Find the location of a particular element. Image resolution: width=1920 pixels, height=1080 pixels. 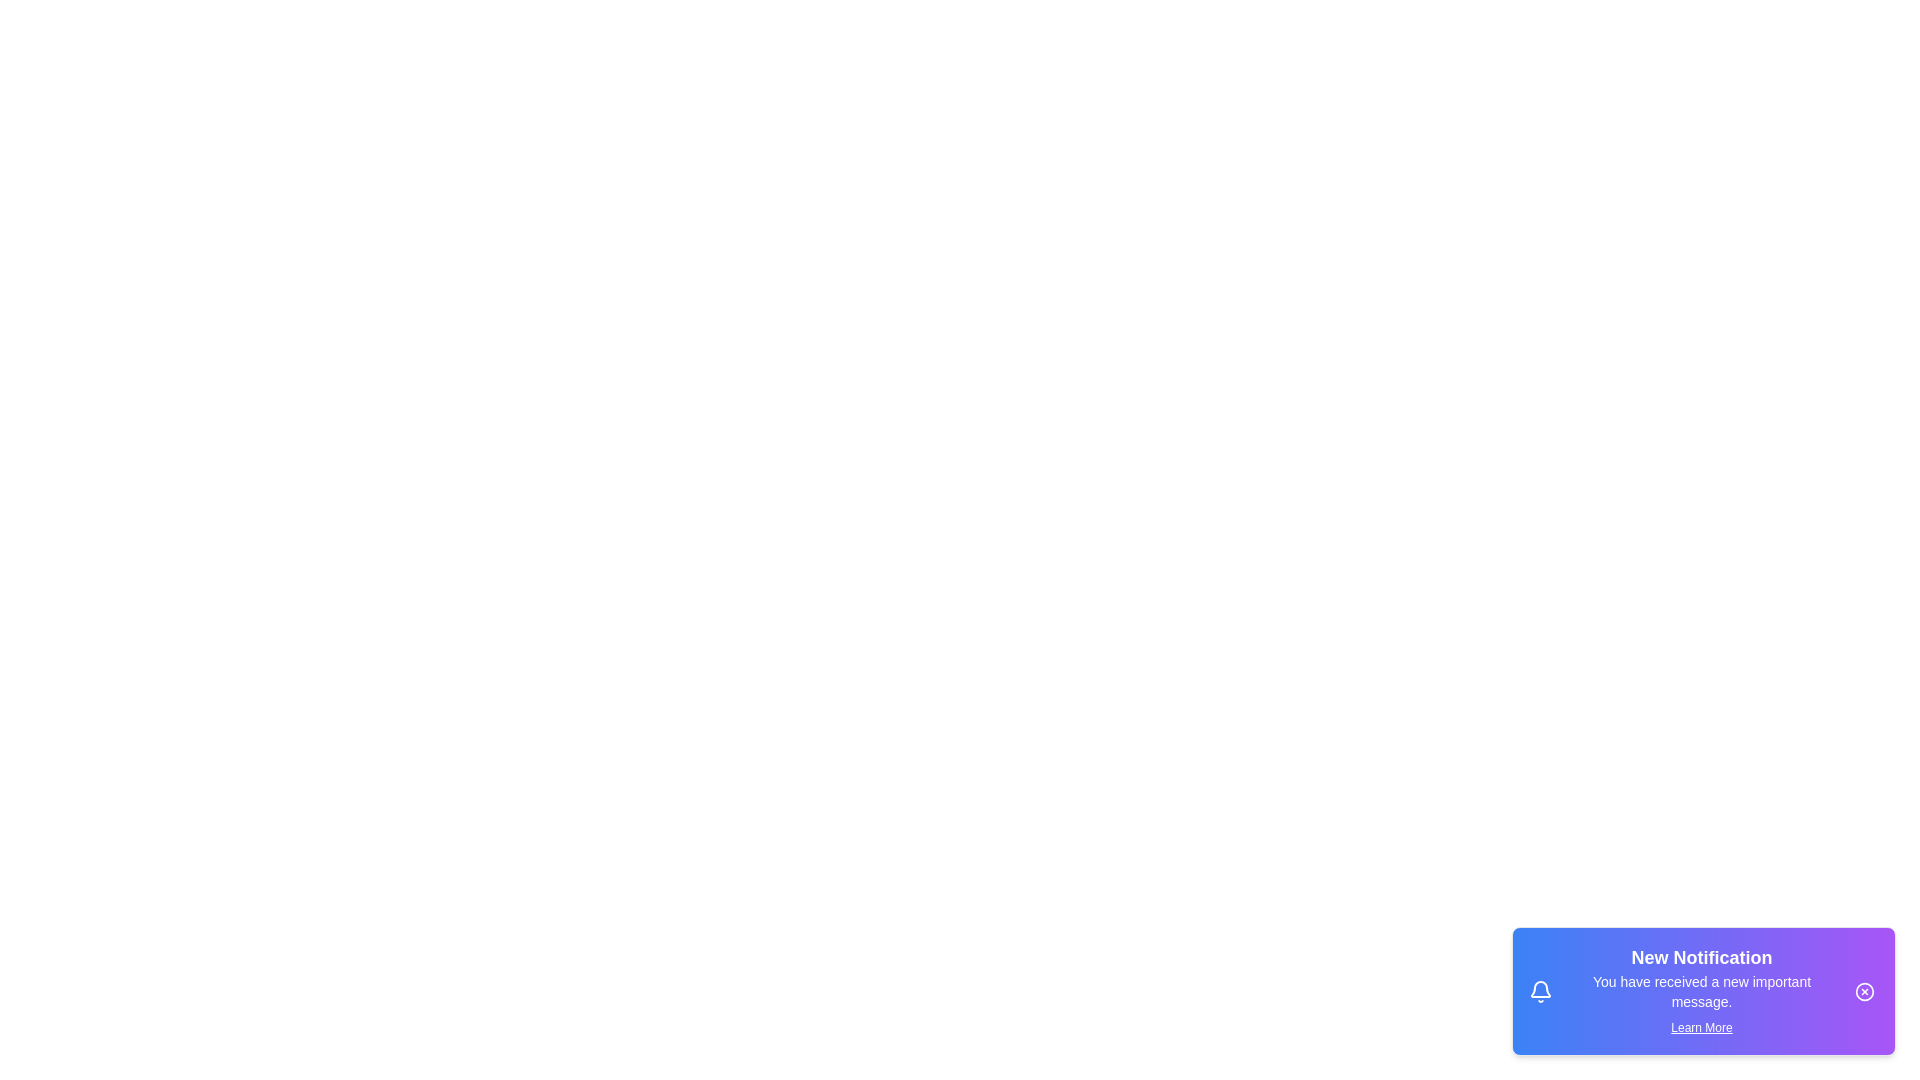

close button on the notification is located at coordinates (1864, 991).